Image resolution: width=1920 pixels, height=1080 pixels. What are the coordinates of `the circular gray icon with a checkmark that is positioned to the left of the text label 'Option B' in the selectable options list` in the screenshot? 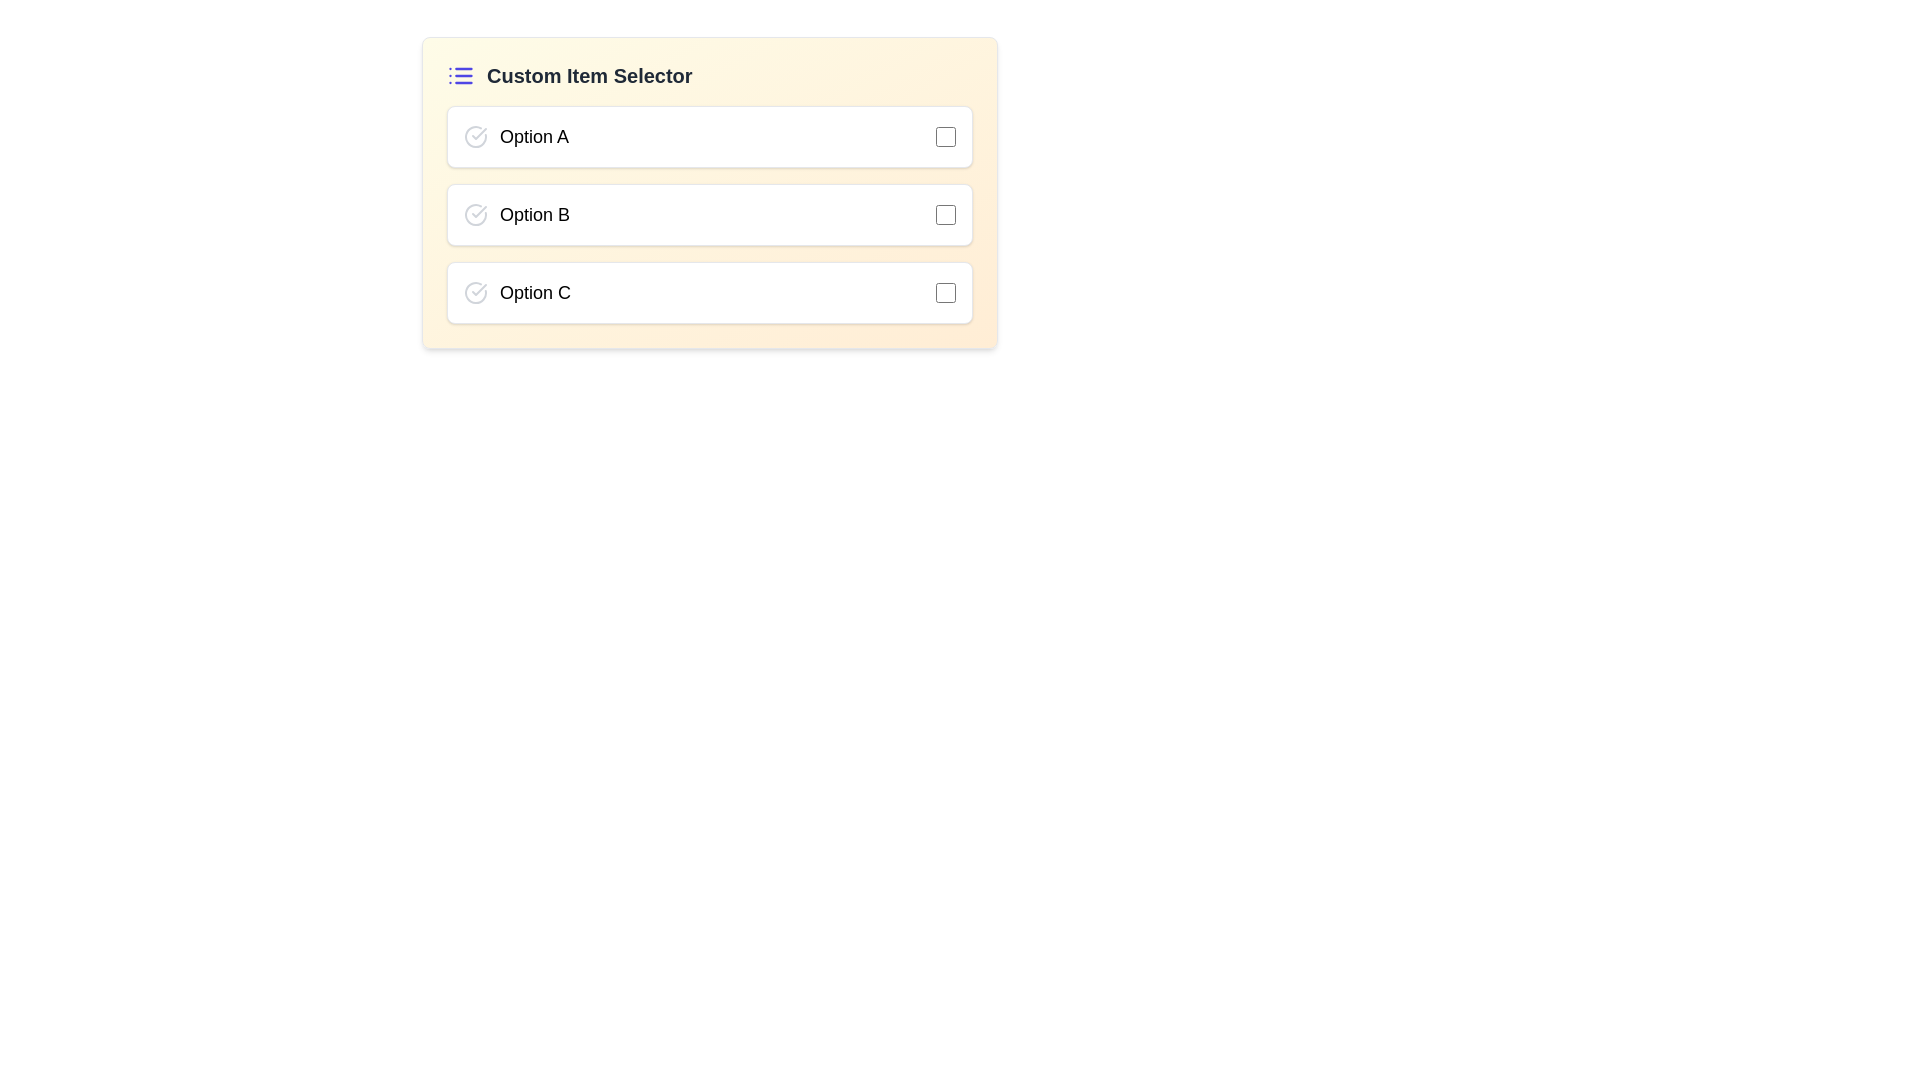 It's located at (474, 215).